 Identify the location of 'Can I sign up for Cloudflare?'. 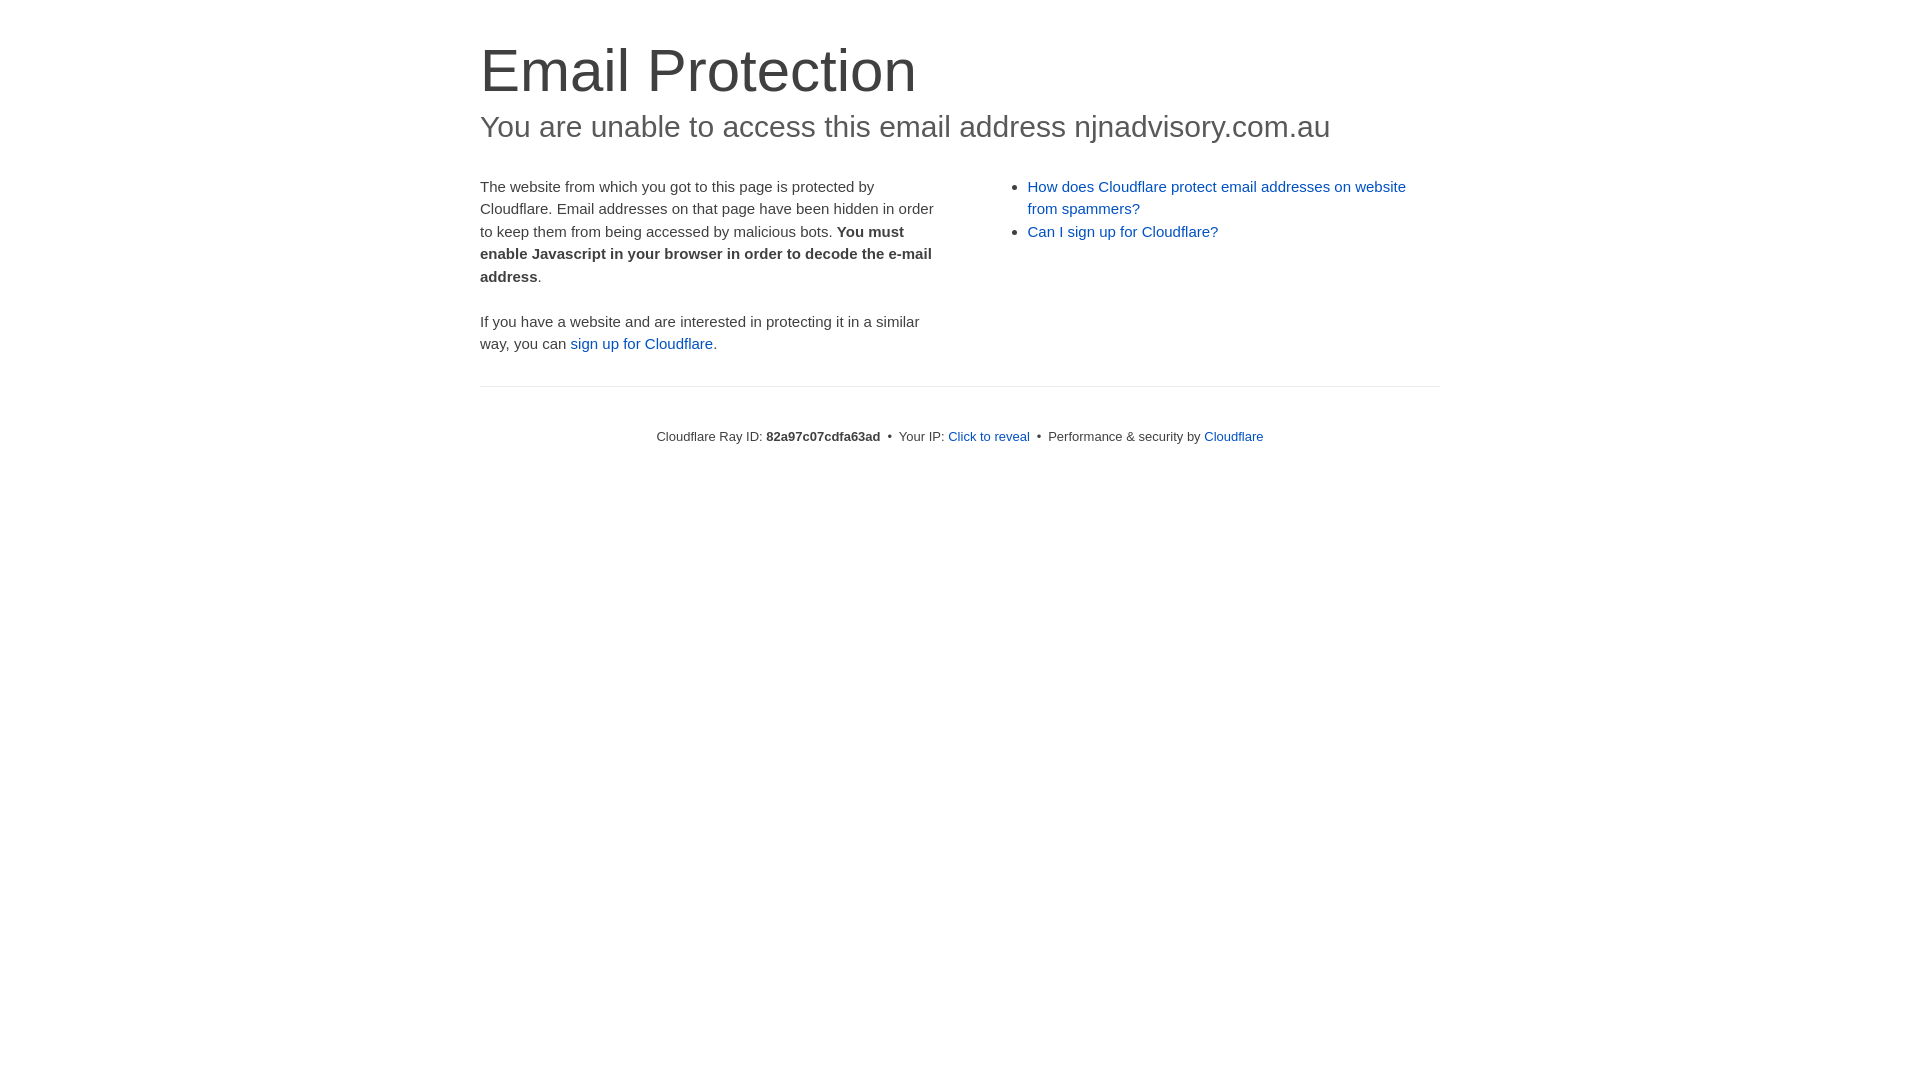
(1123, 230).